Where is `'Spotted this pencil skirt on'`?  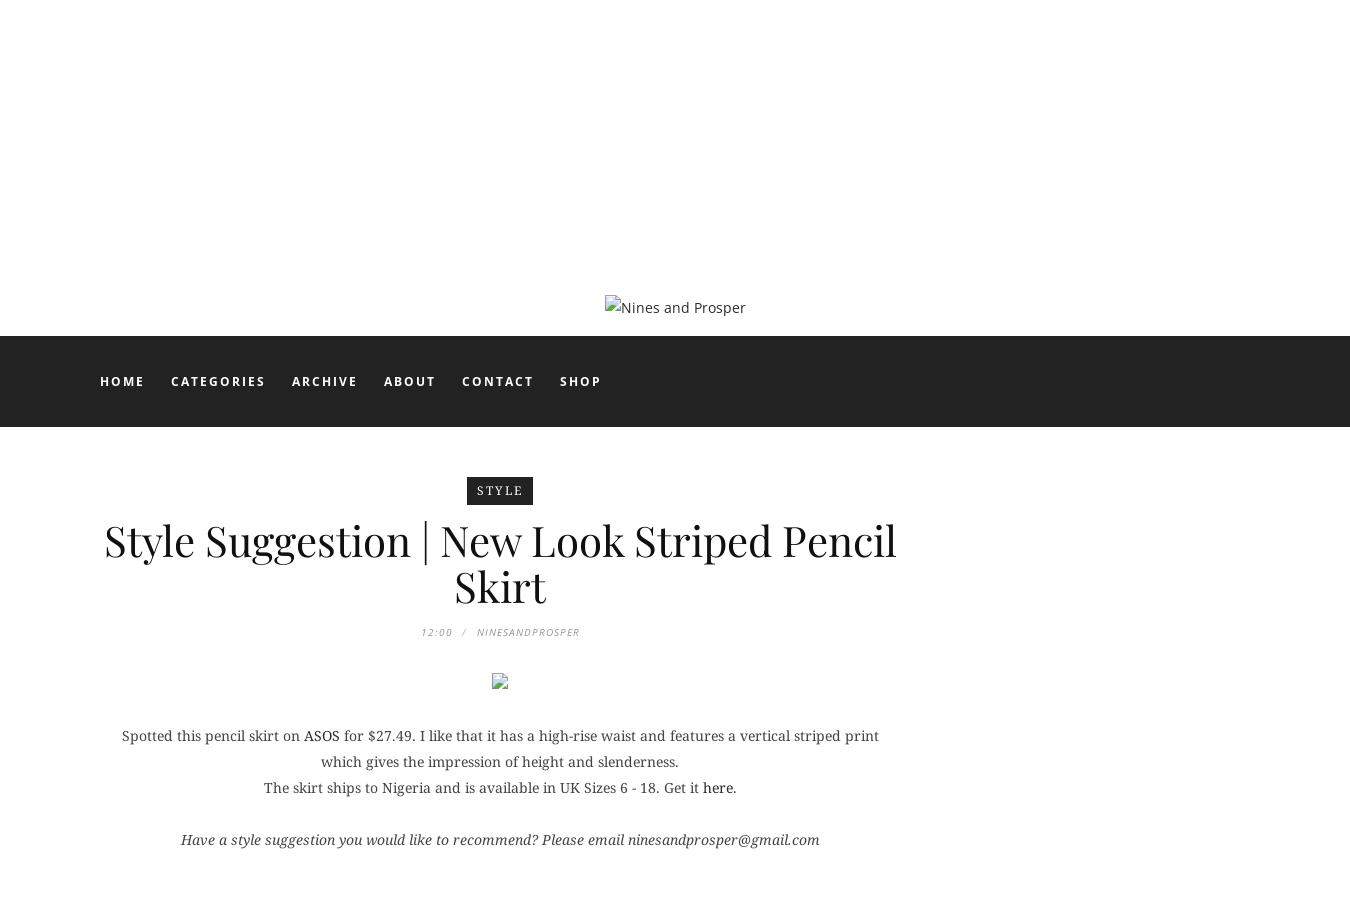
'Spotted this pencil skirt on' is located at coordinates (211, 733).